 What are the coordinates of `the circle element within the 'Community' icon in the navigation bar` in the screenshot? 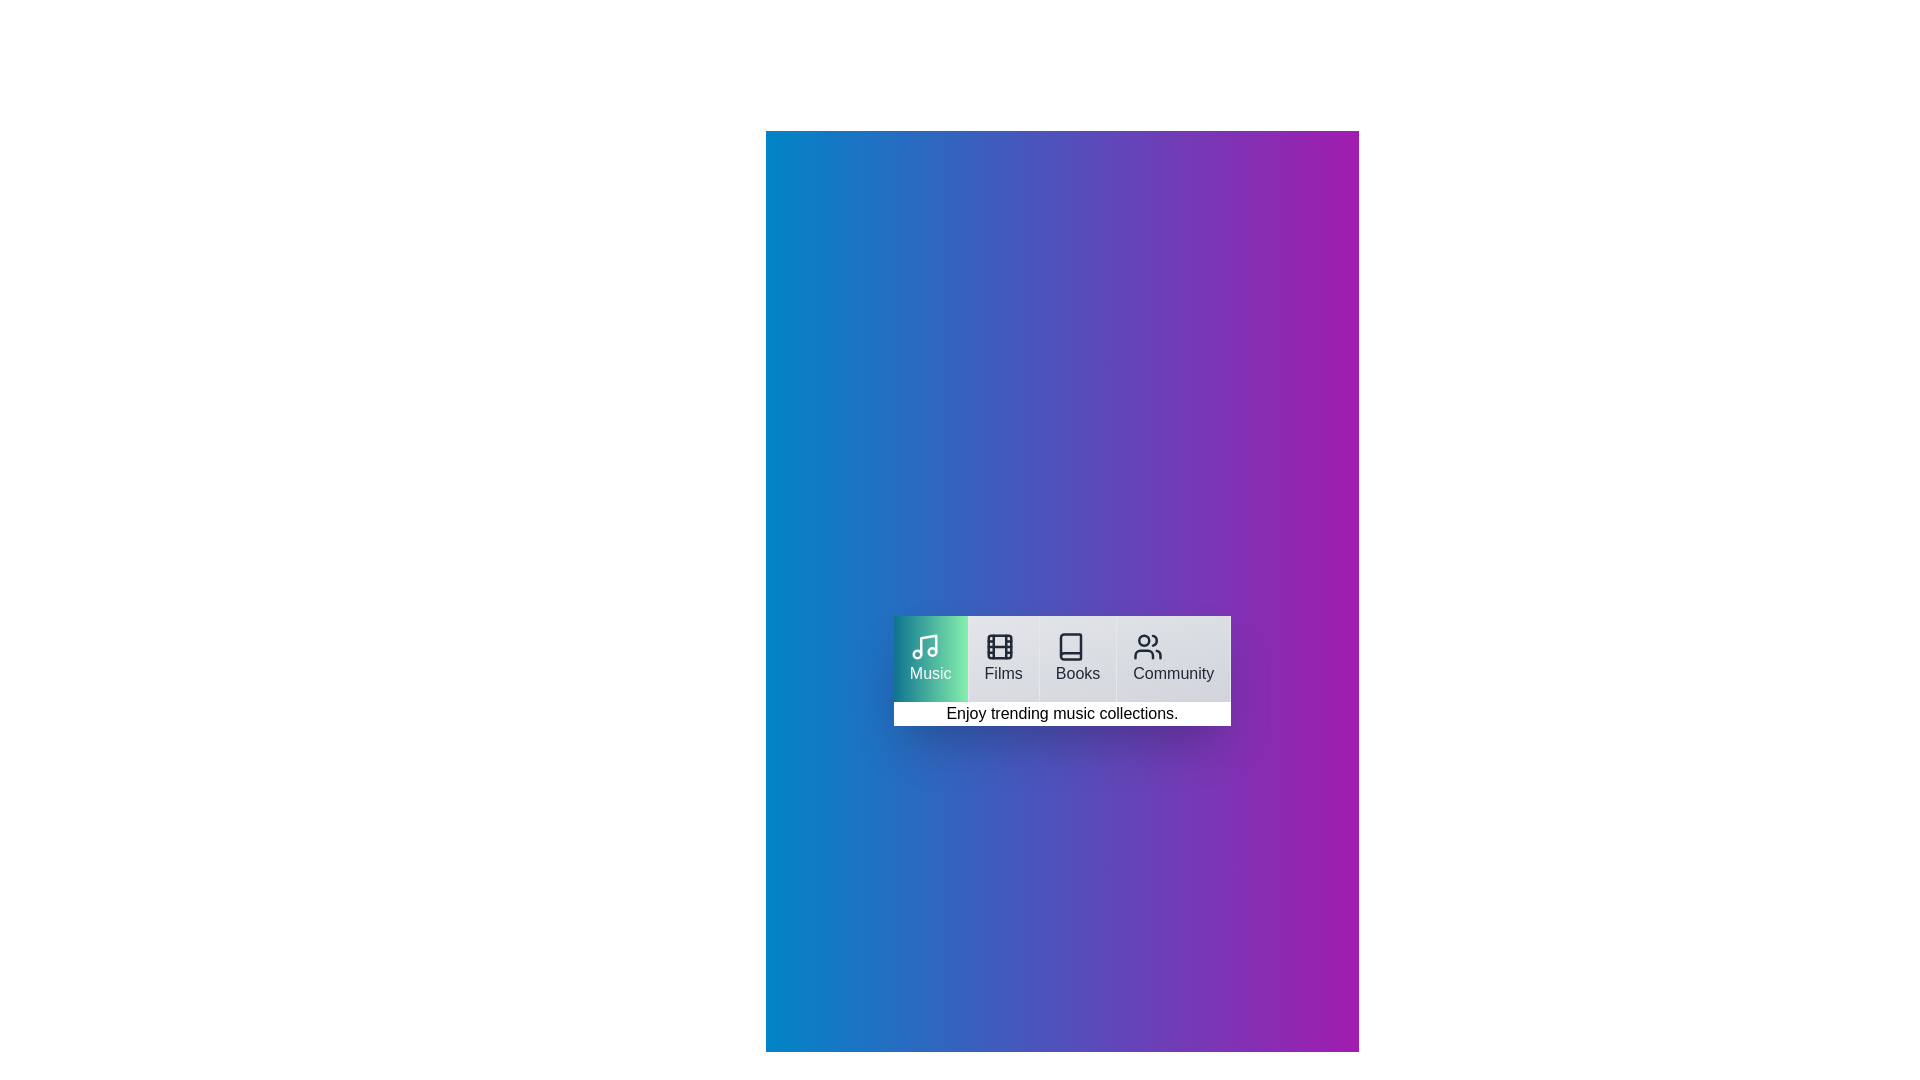 It's located at (1144, 640).